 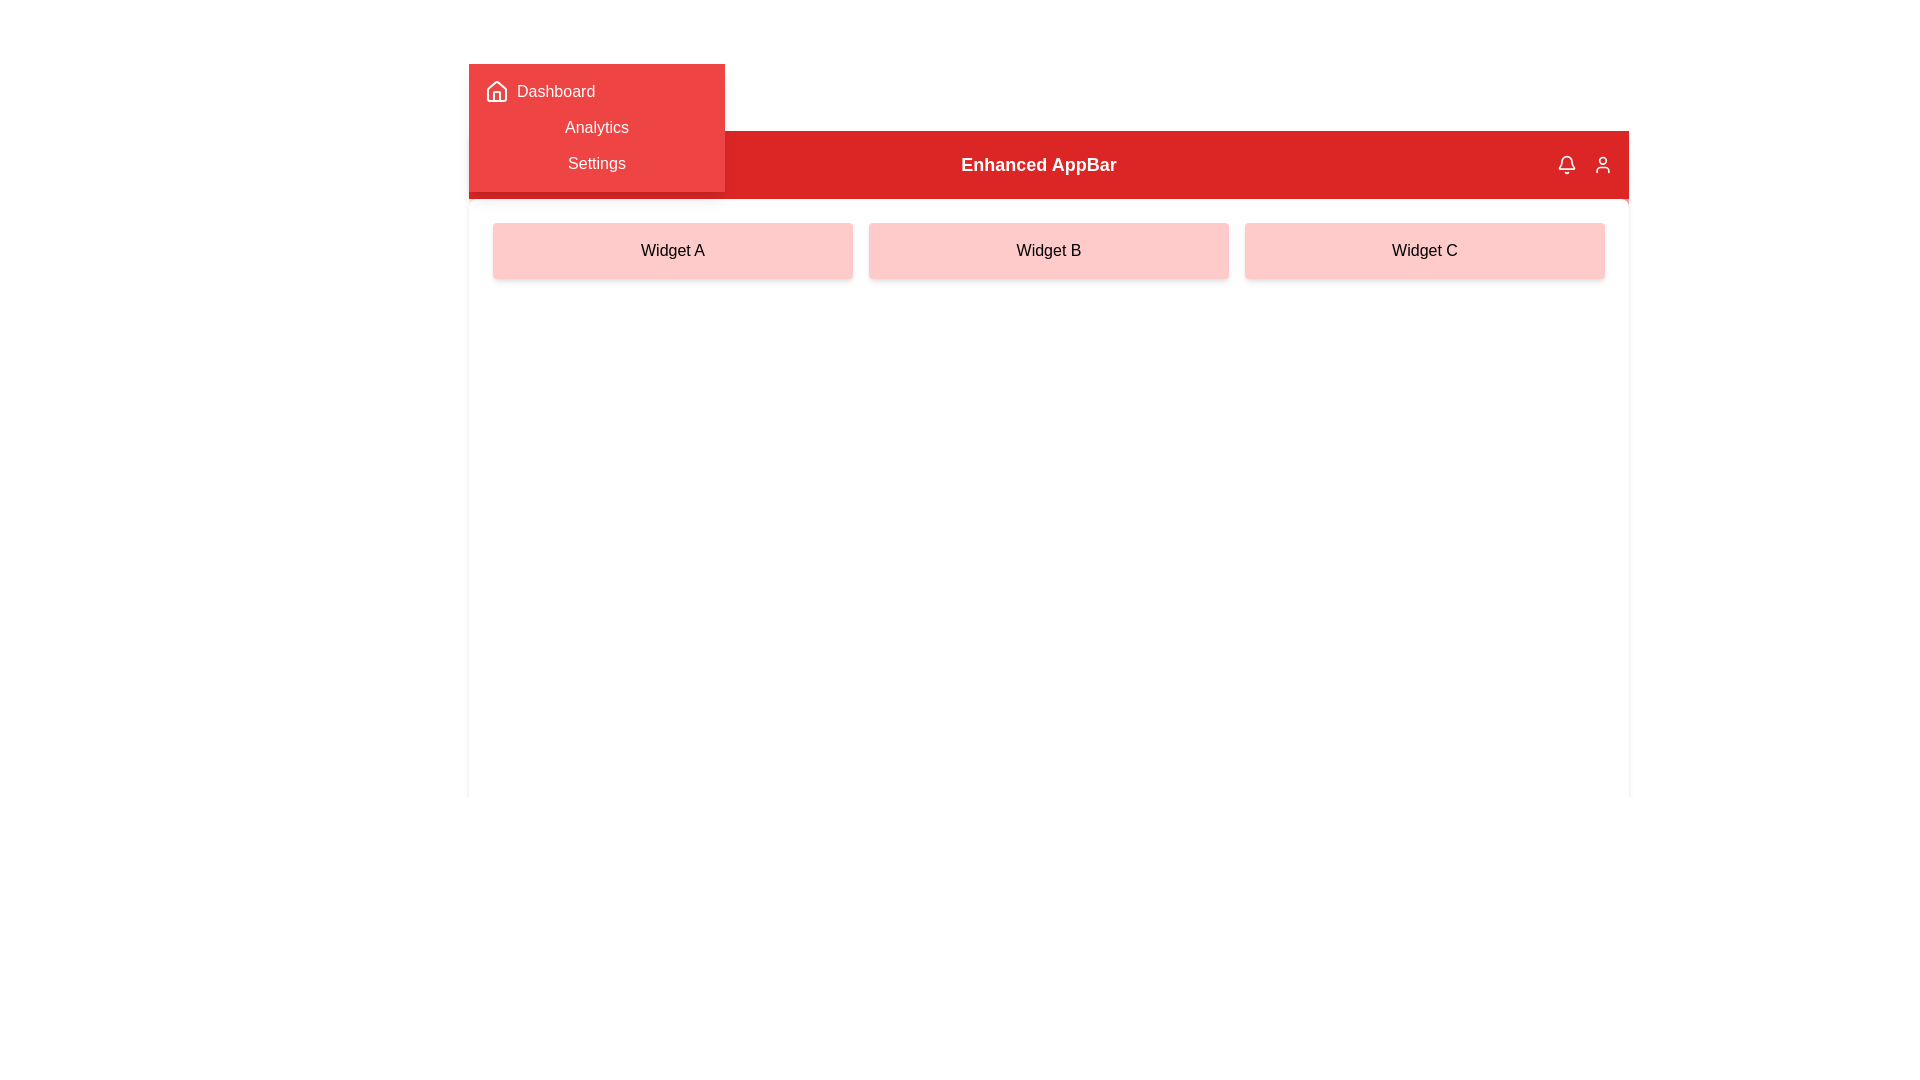 I want to click on the navigation menu item Analytics, so click(x=595, y=127).